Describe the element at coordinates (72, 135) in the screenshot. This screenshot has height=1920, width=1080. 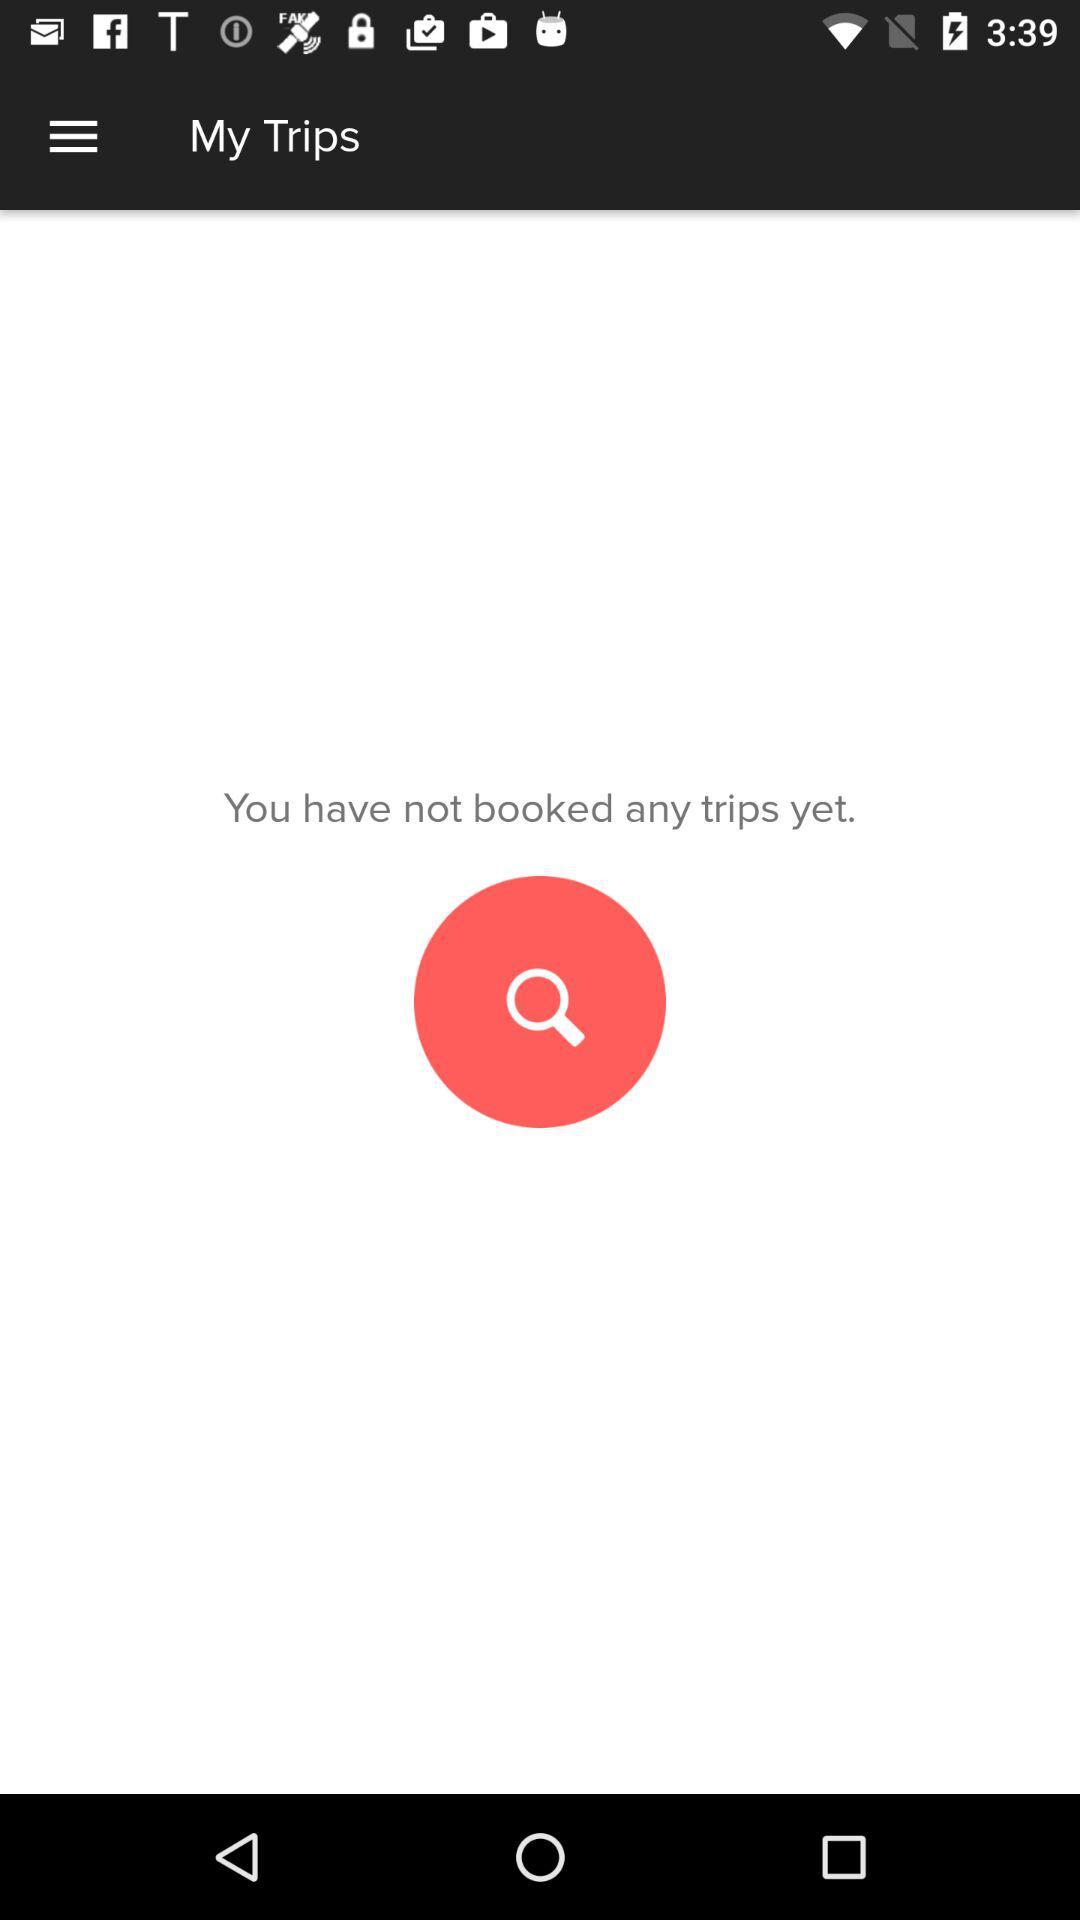
I see `options` at that location.